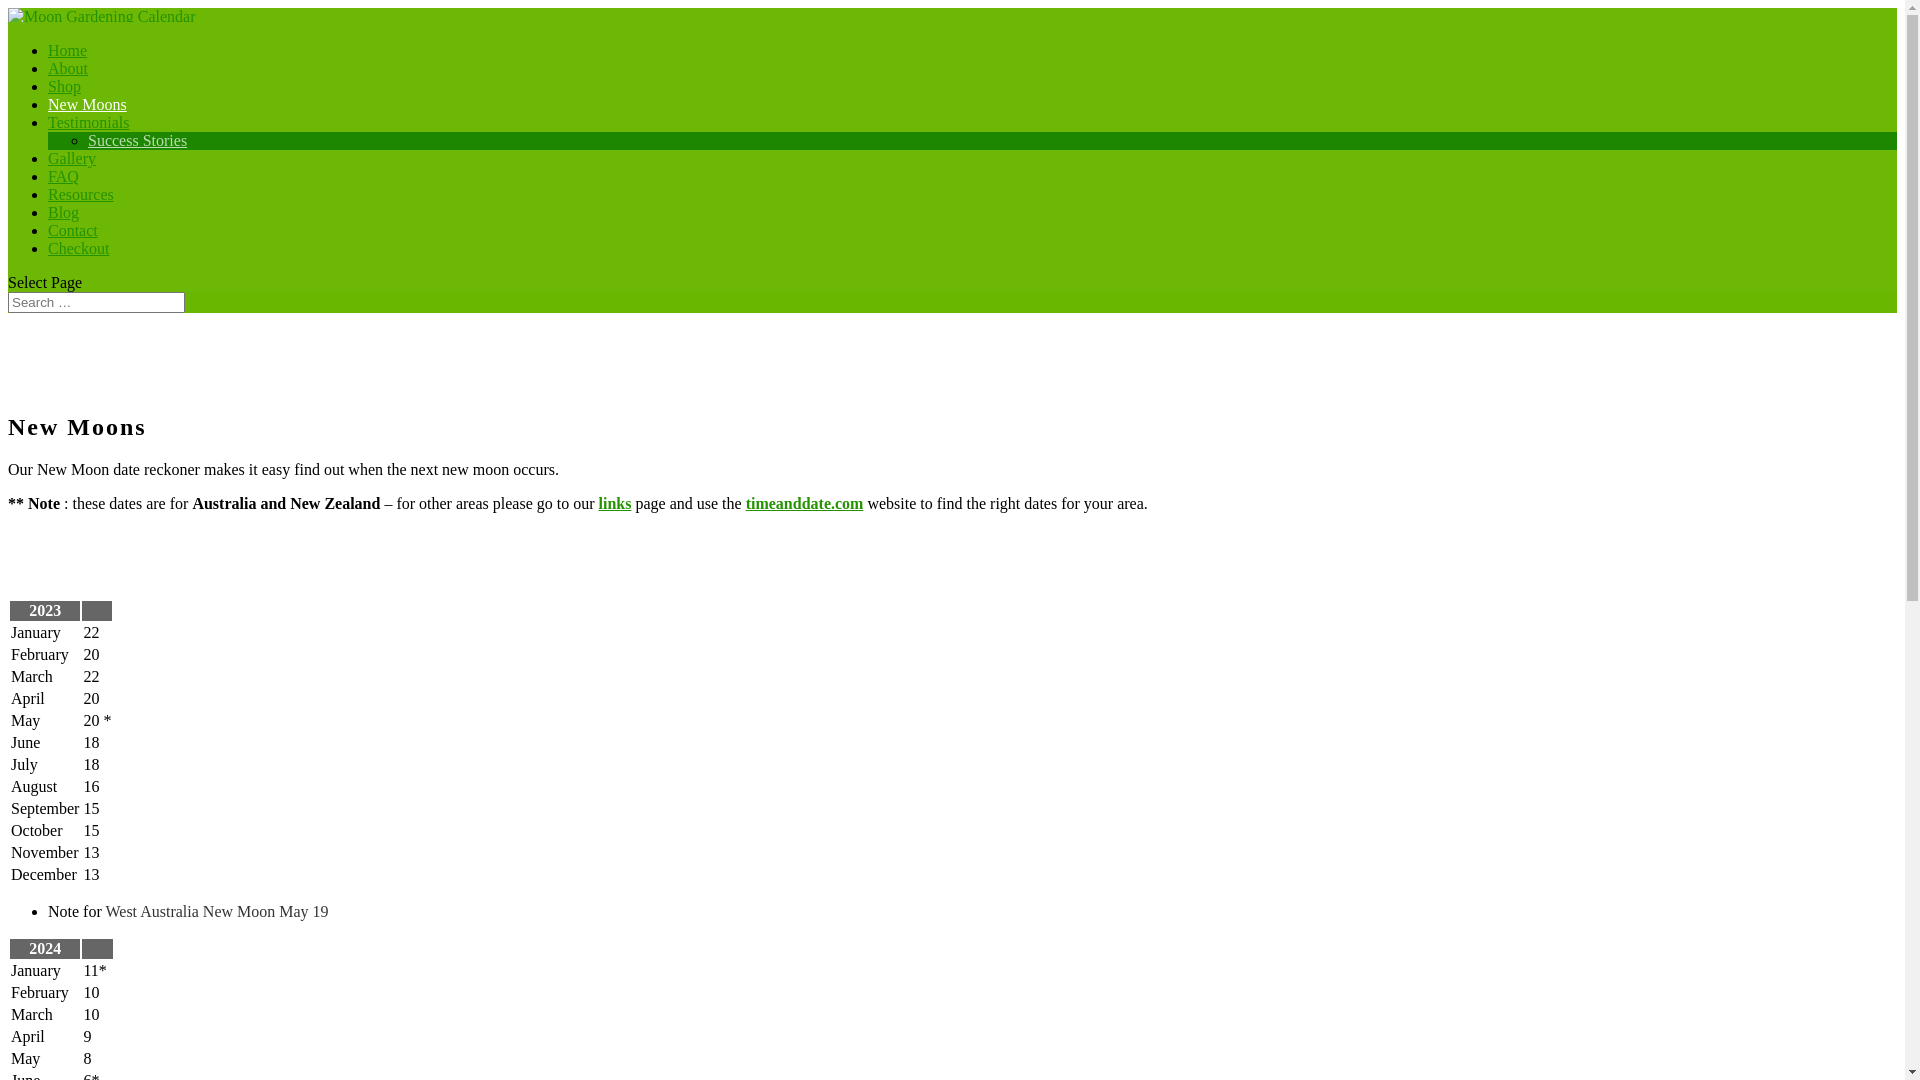 This screenshot has width=1920, height=1080. I want to click on 'About', so click(48, 76).